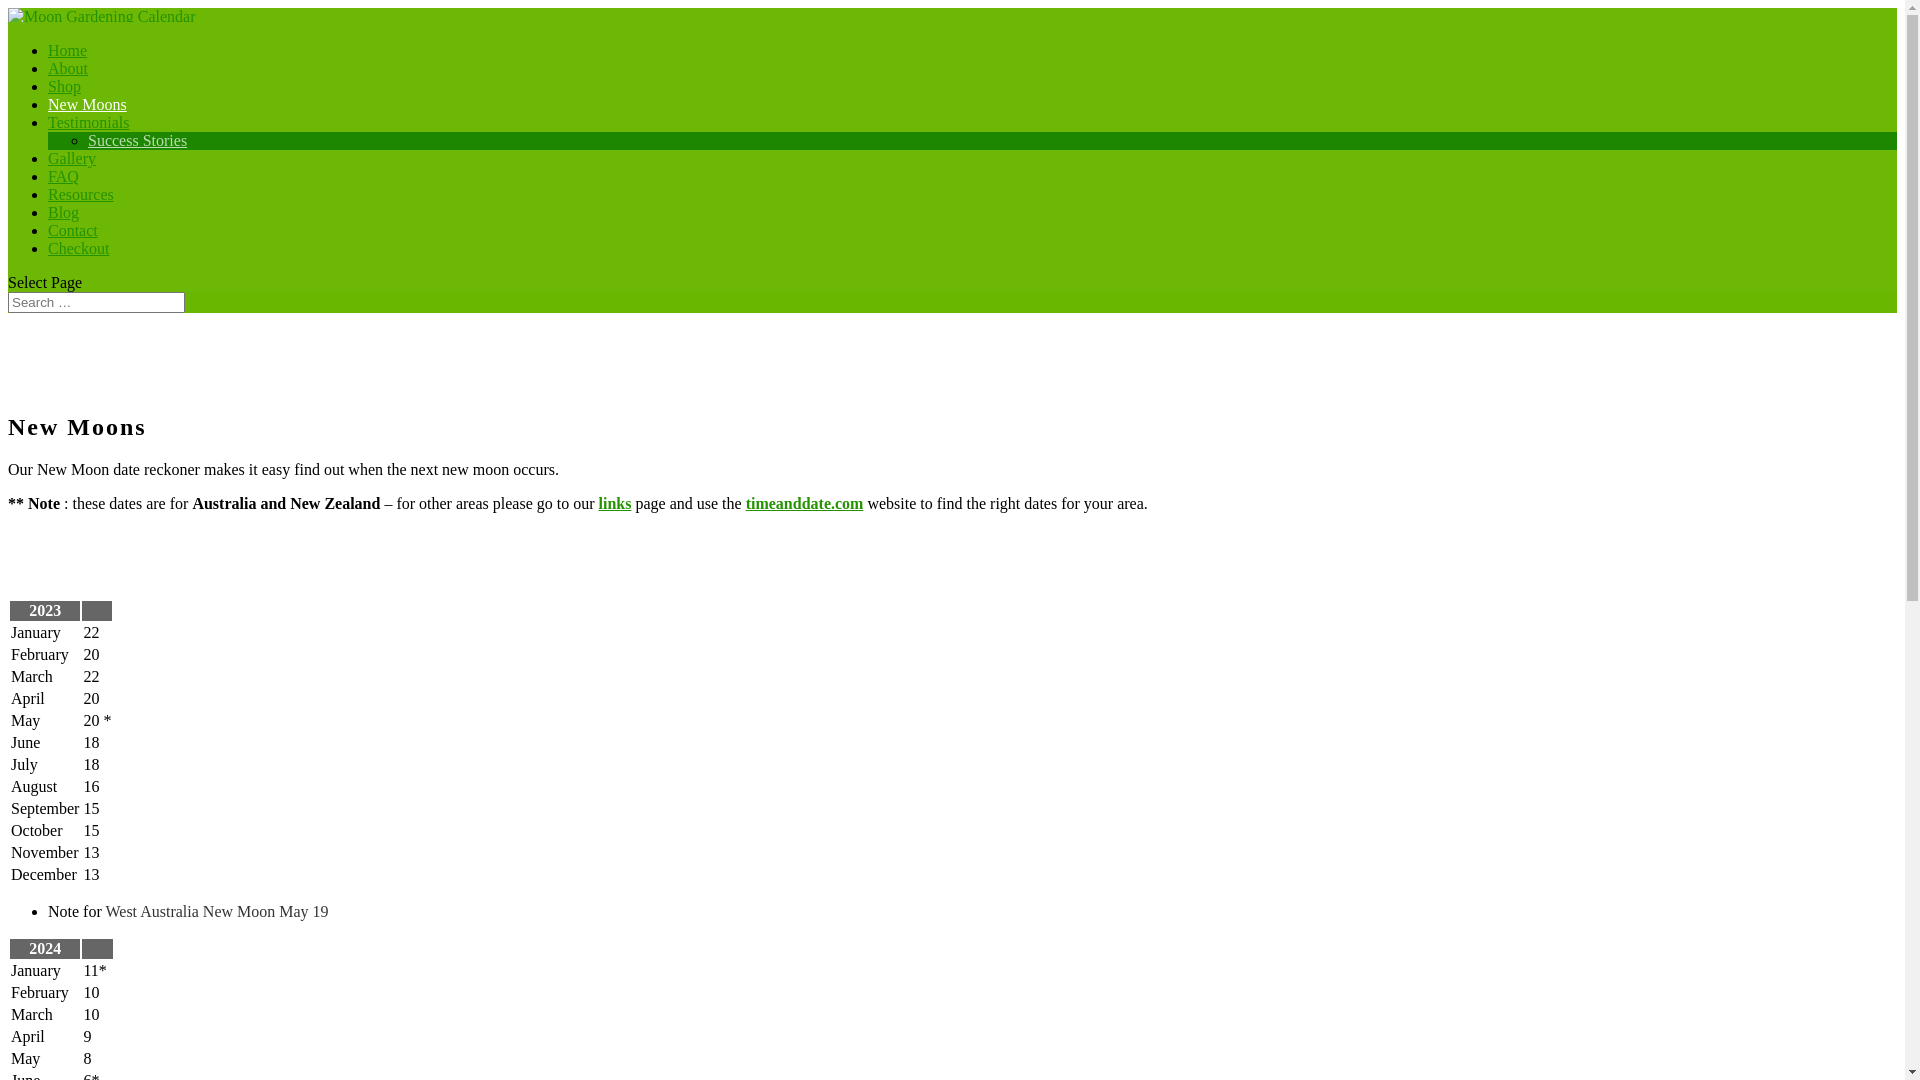 This screenshot has width=1920, height=1080. I want to click on 'About', so click(48, 76).